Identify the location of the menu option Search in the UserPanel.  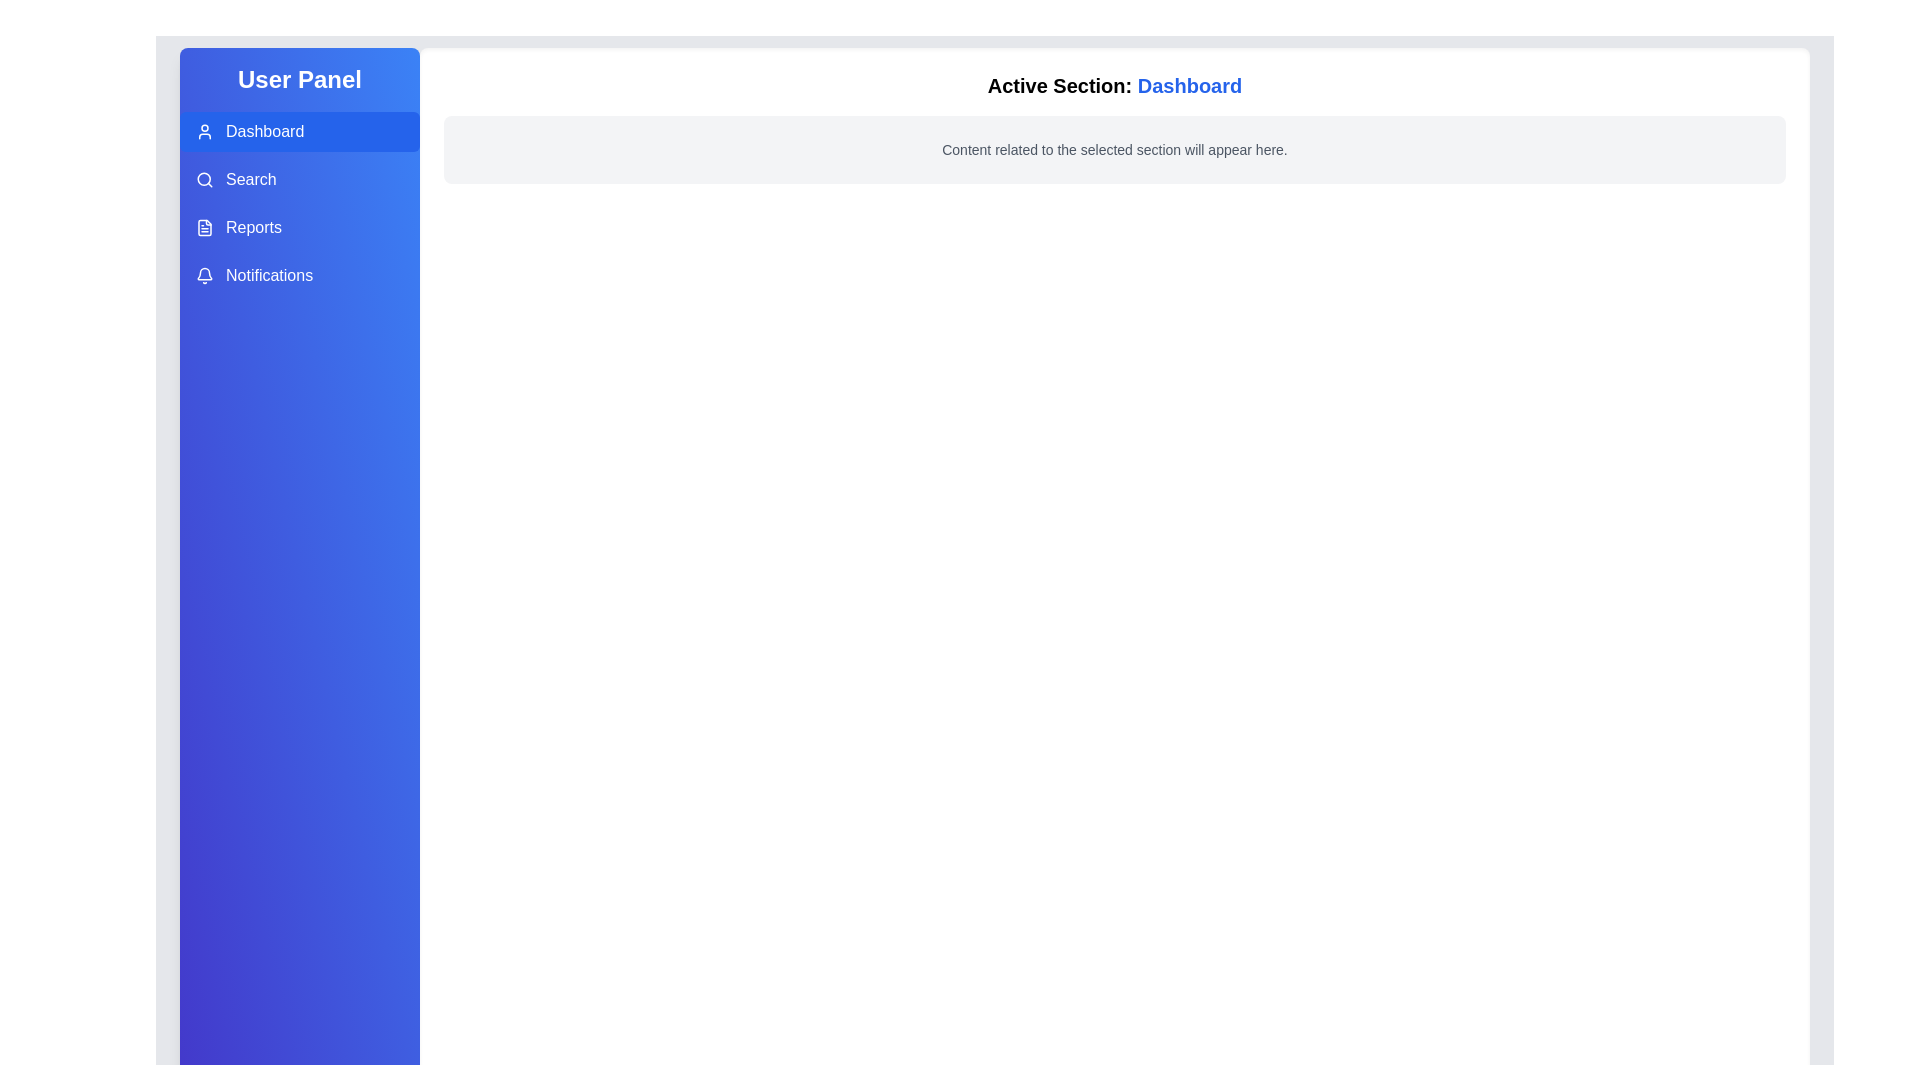
(298, 180).